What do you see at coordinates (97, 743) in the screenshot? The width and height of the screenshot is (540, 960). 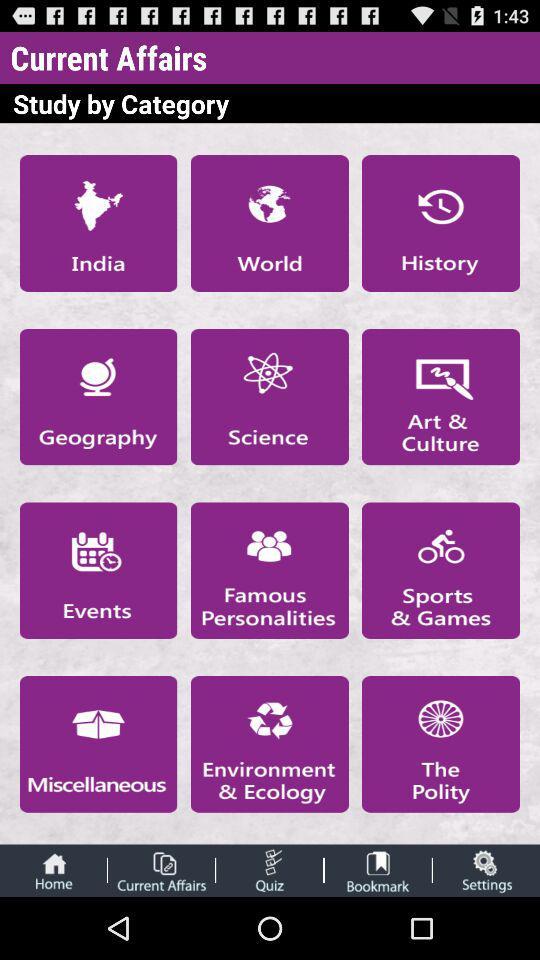 I see `study about miscellaneous current affairs` at bounding box center [97, 743].